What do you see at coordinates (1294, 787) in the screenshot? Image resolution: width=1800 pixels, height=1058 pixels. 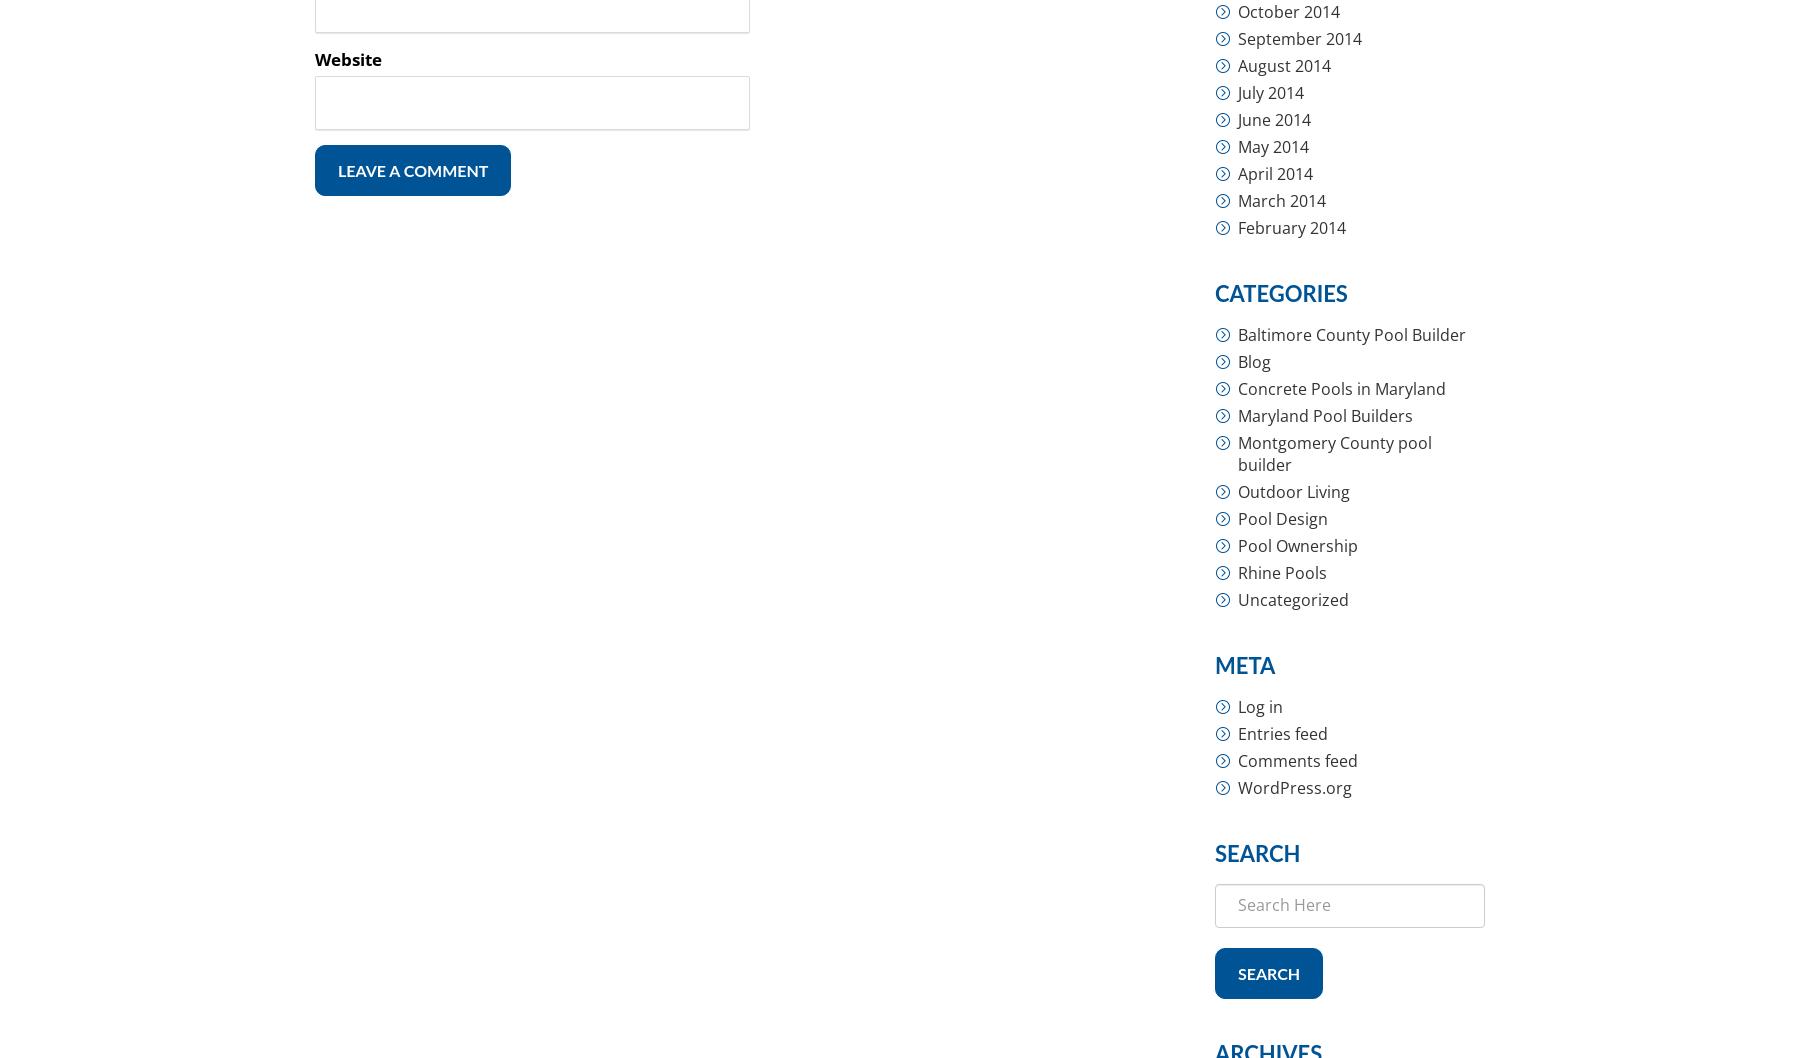 I see `'WordPress.org'` at bounding box center [1294, 787].